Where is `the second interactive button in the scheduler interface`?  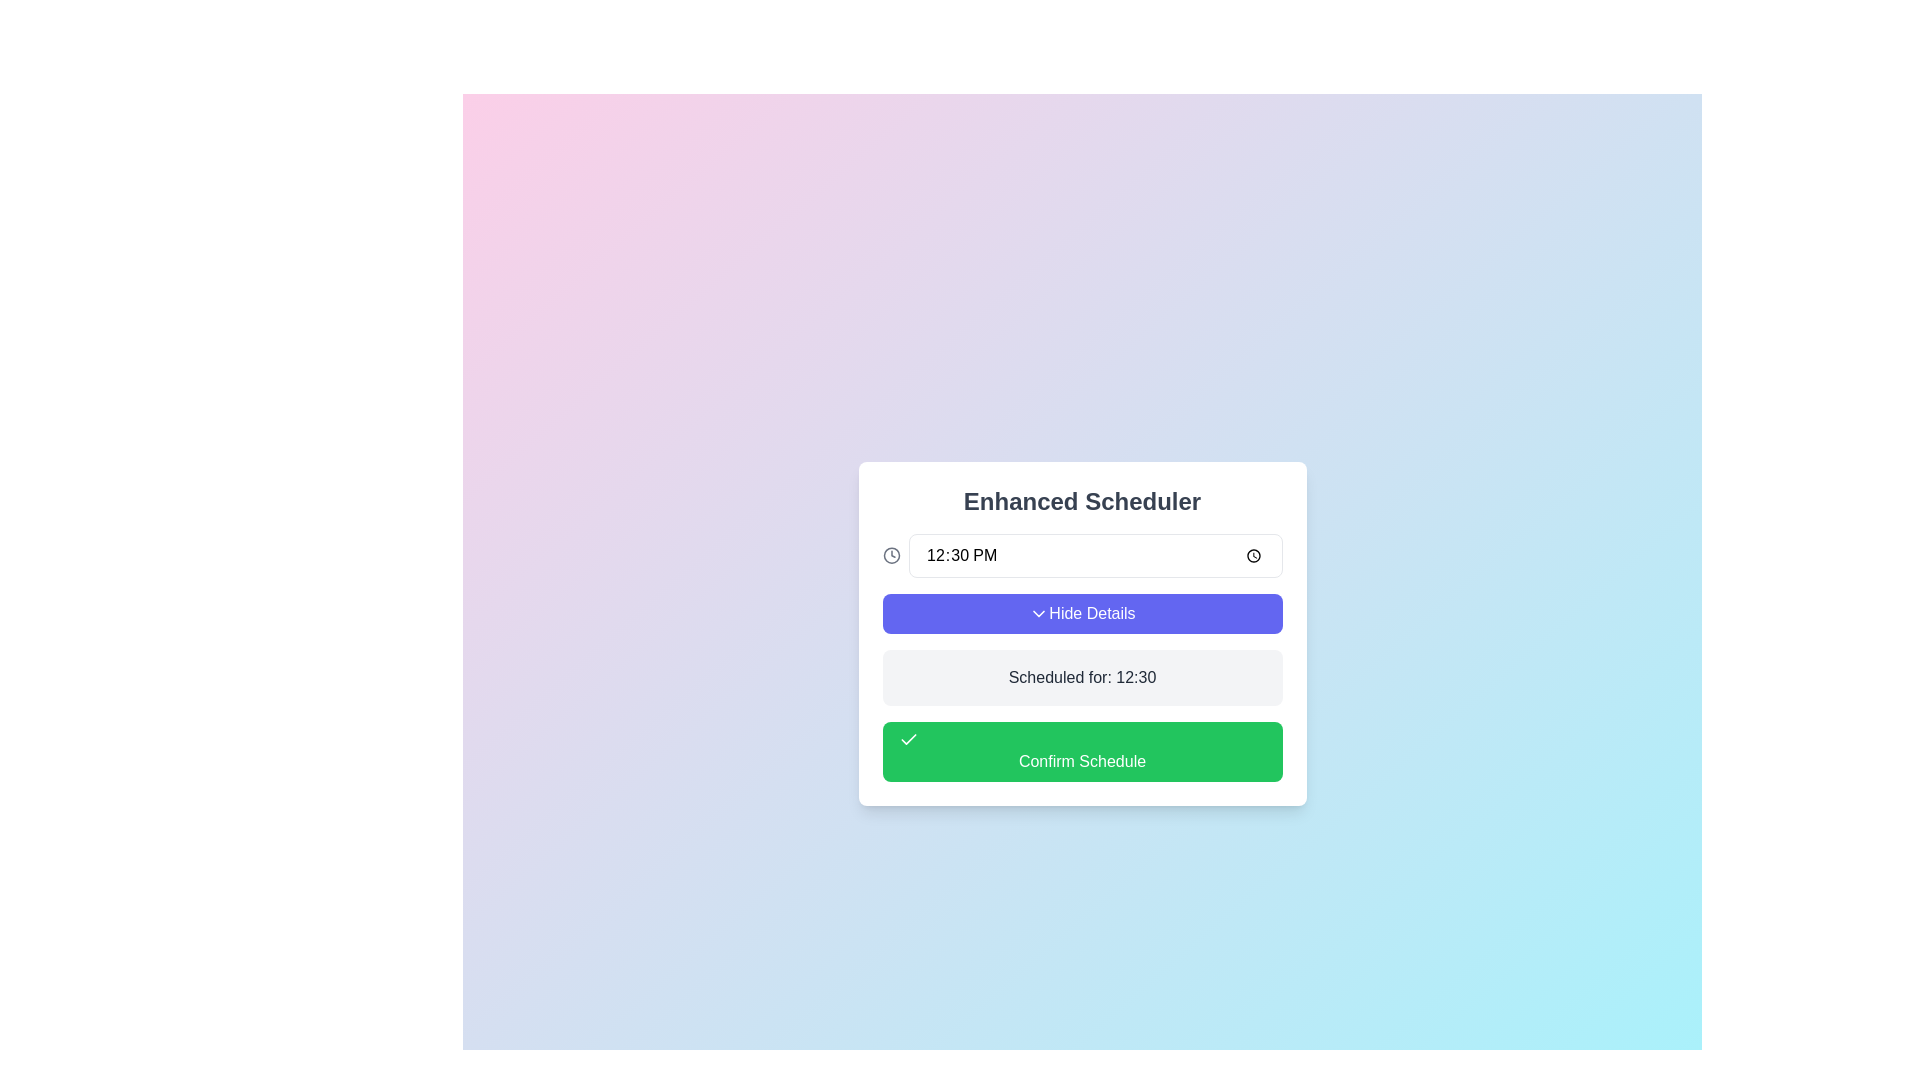
the second interactive button in the scheduler interface is located at coordinates (1081, 633).